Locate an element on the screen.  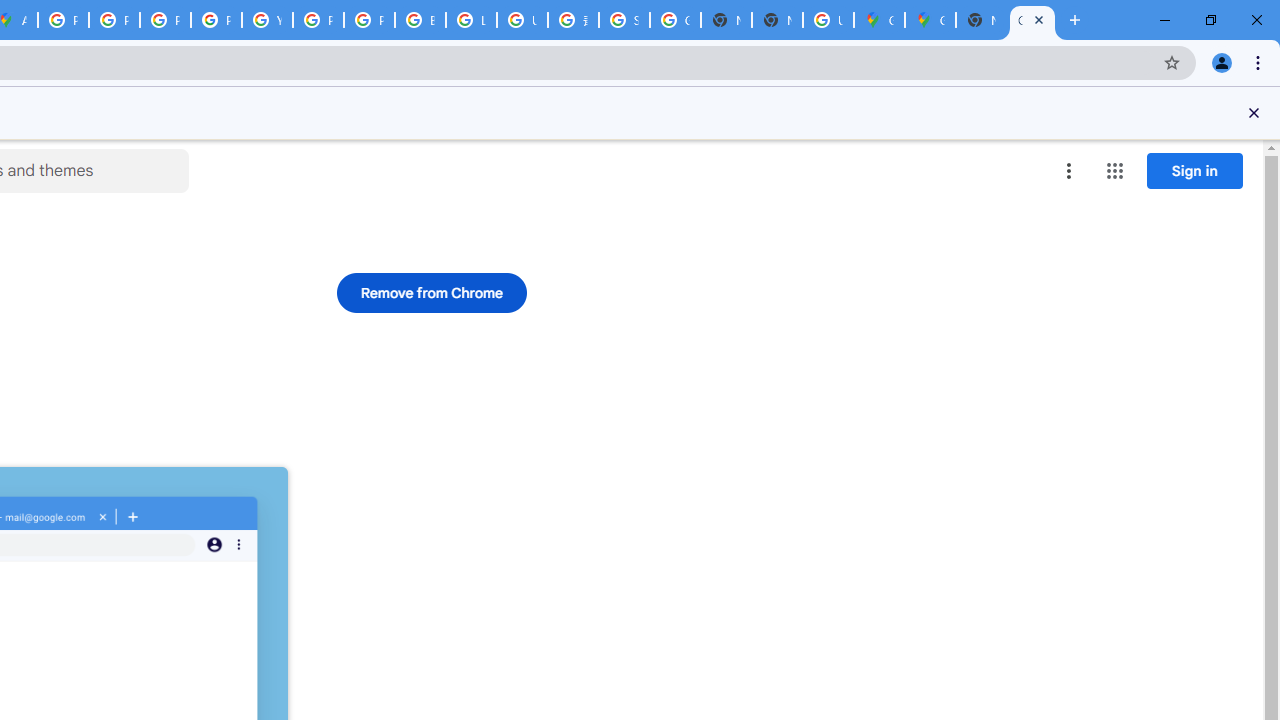
'Classic Blue - Chrome Web Store' is located at coordinates (1032, 20).